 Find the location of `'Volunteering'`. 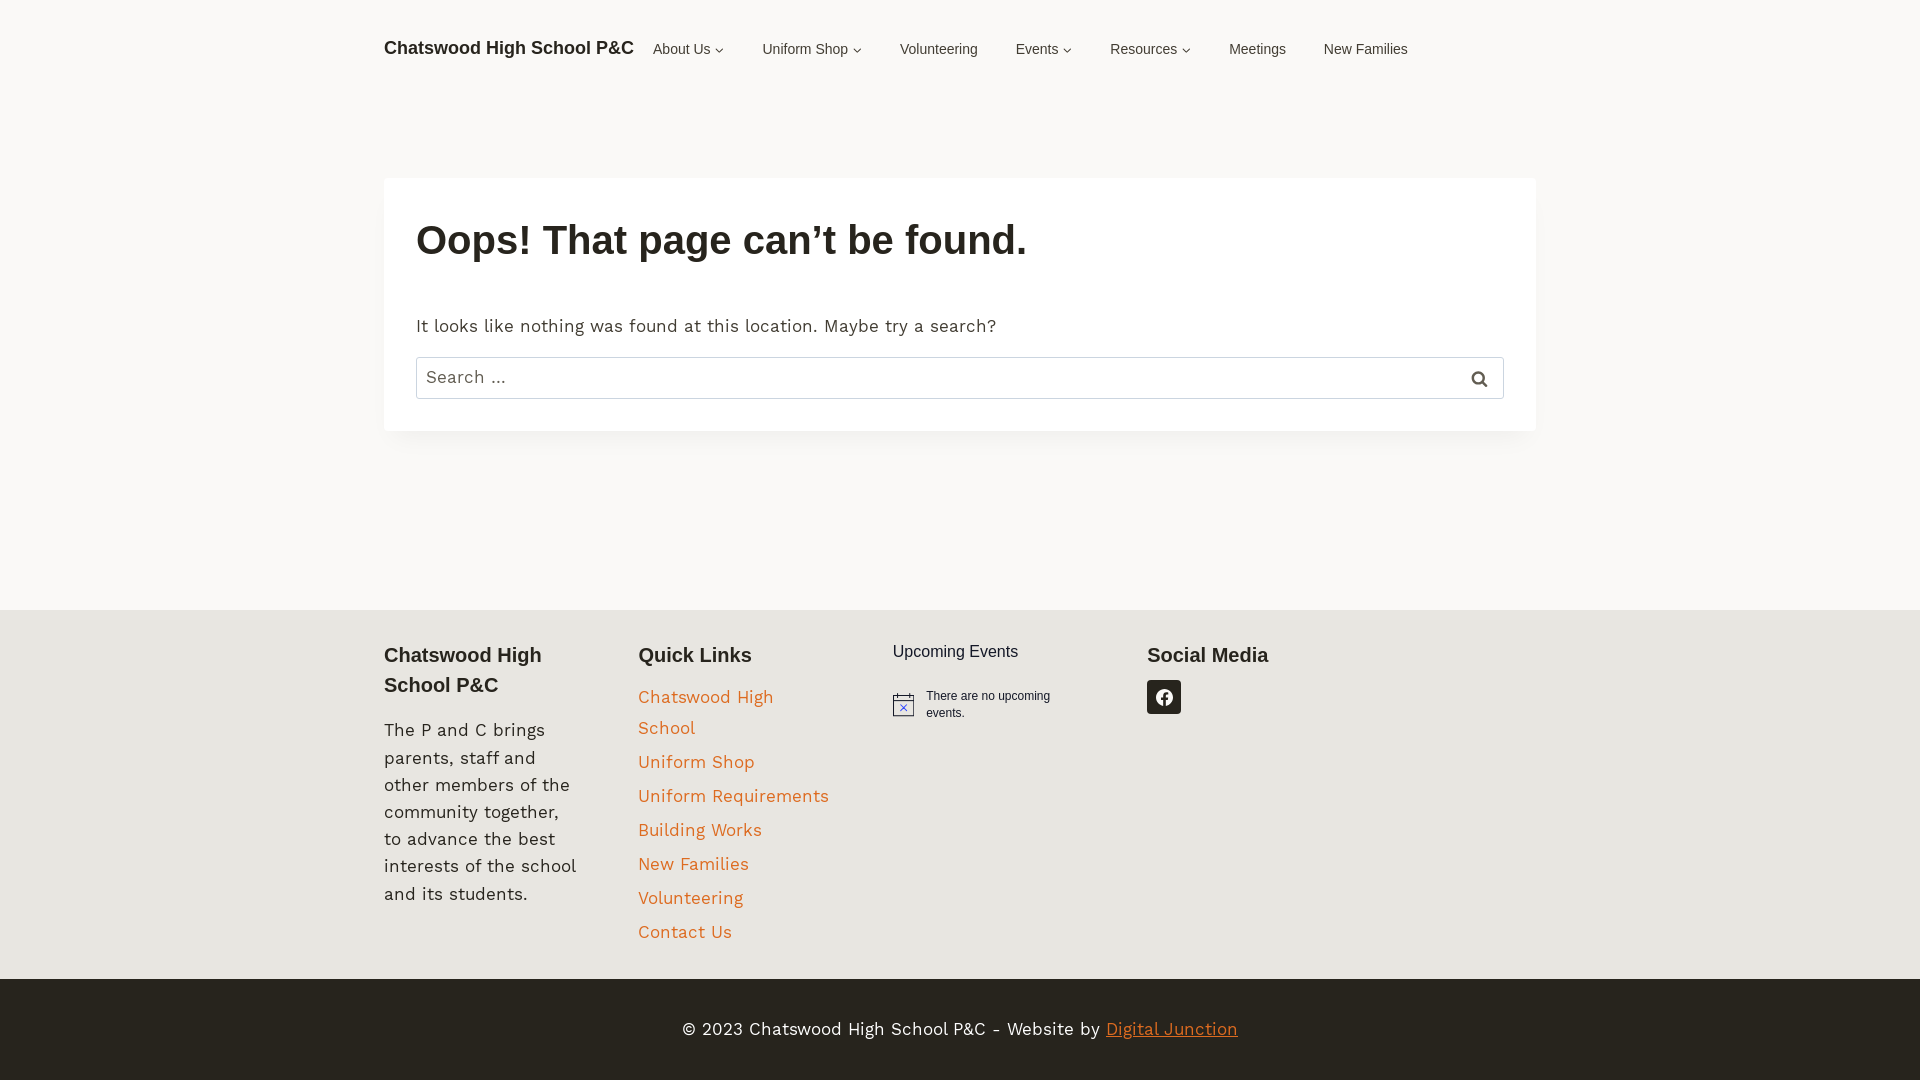

'Volunteering' is located at coordinates (938, 48).